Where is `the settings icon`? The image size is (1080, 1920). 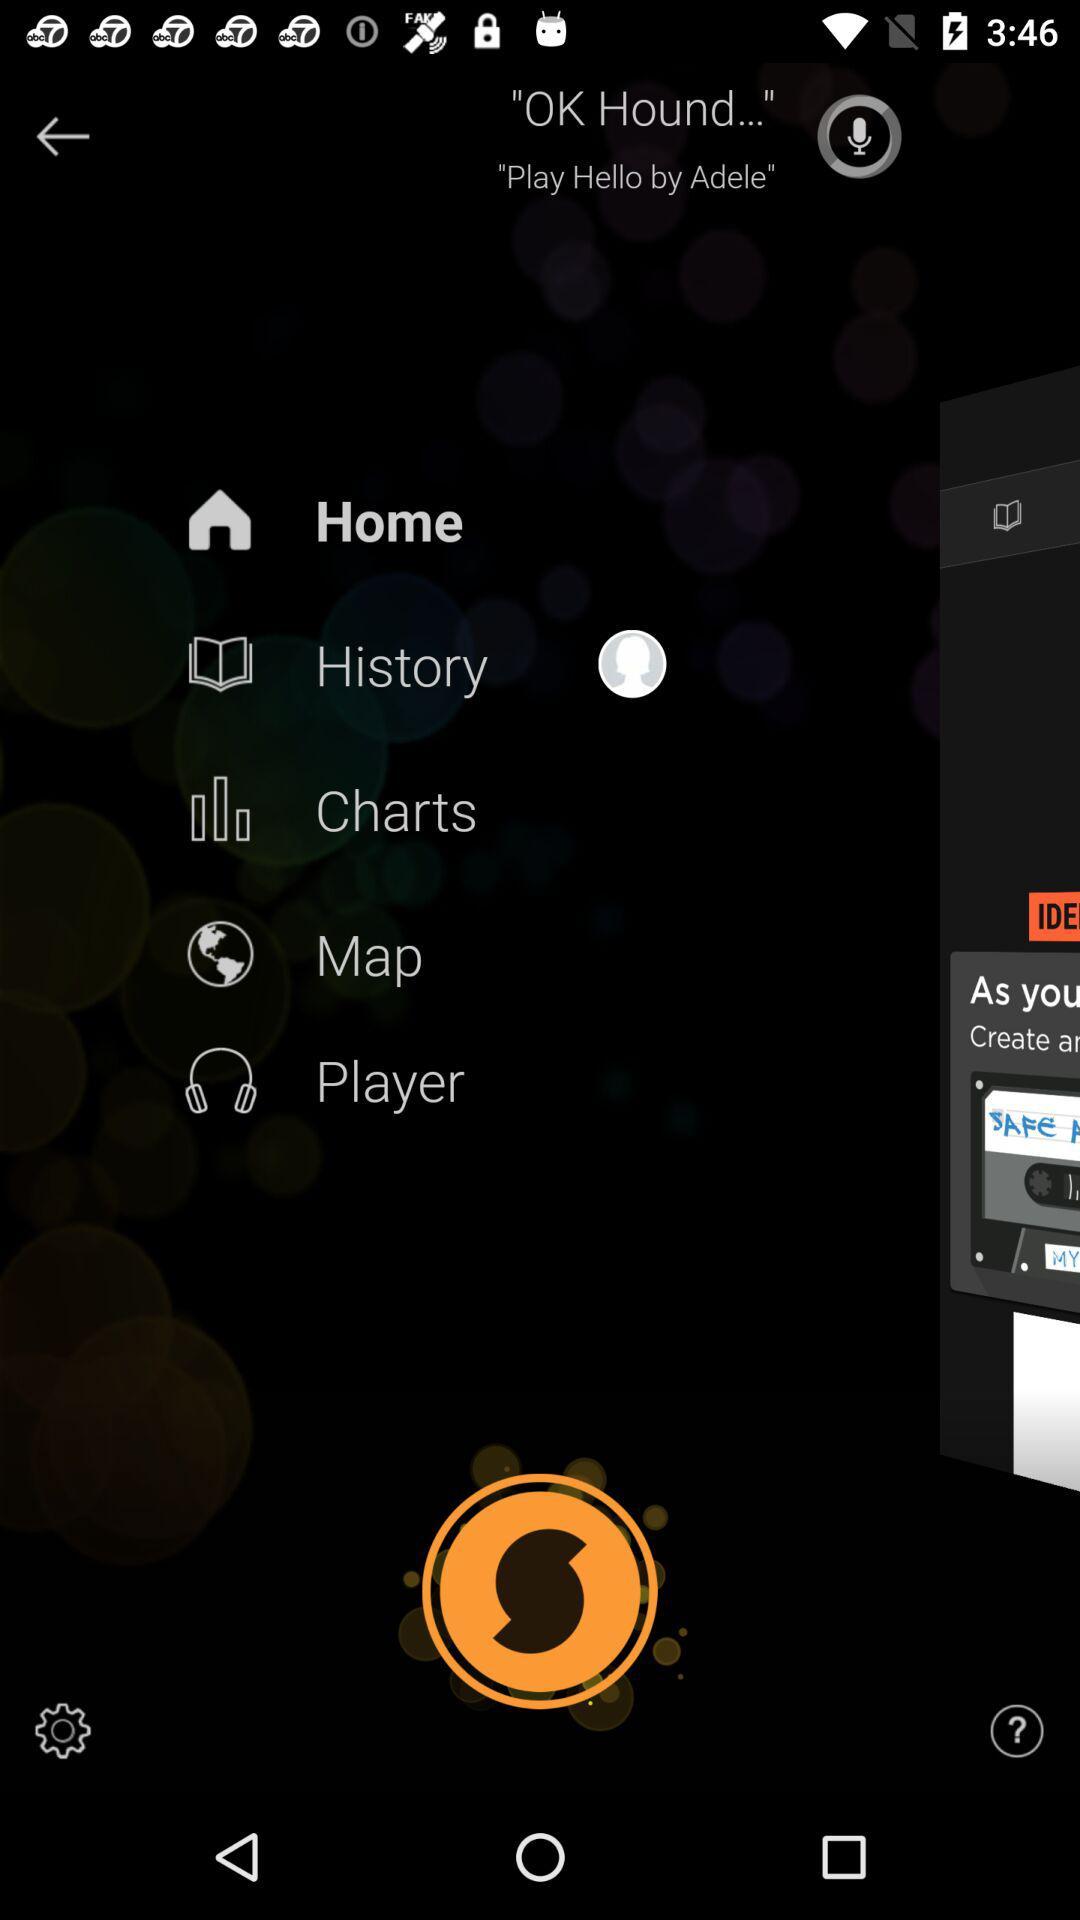
the settings icon is located at coordinates (61, 1730).